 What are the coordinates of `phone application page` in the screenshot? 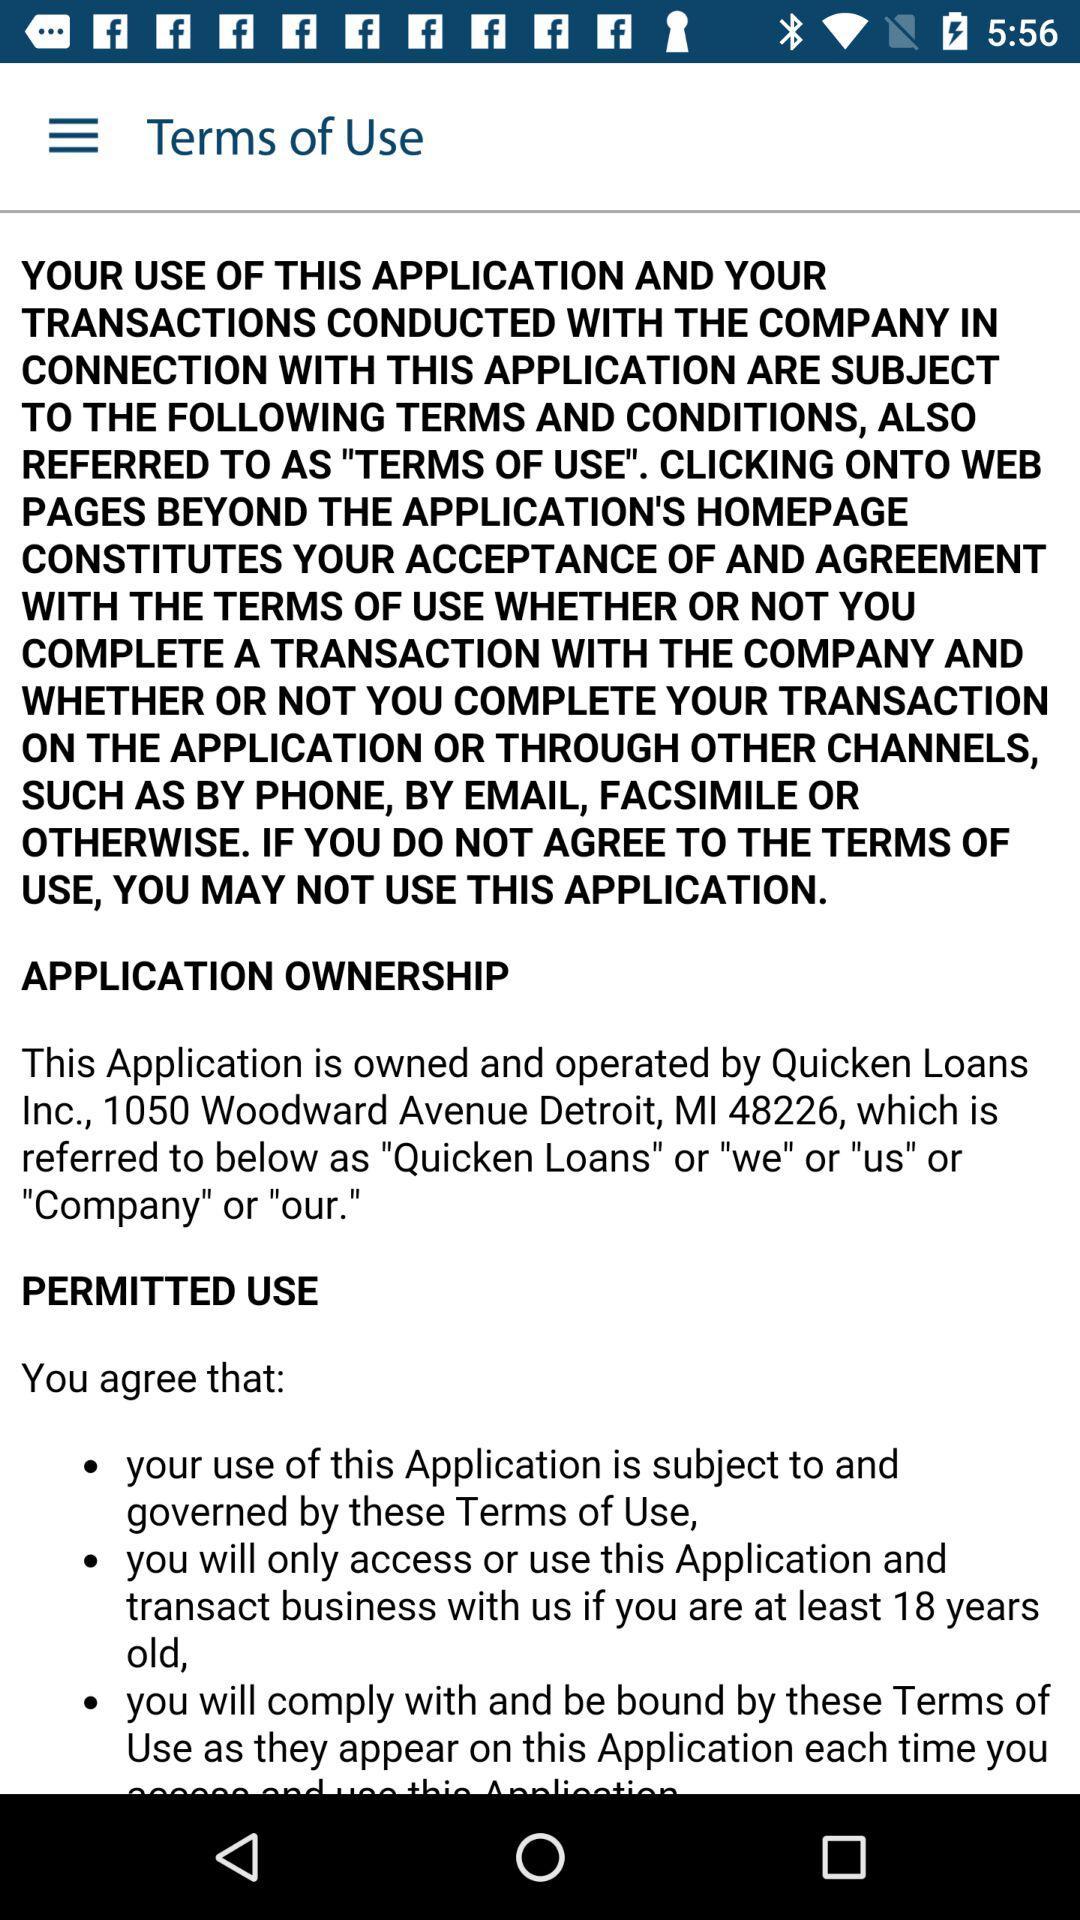 It's located at (540, 1003).